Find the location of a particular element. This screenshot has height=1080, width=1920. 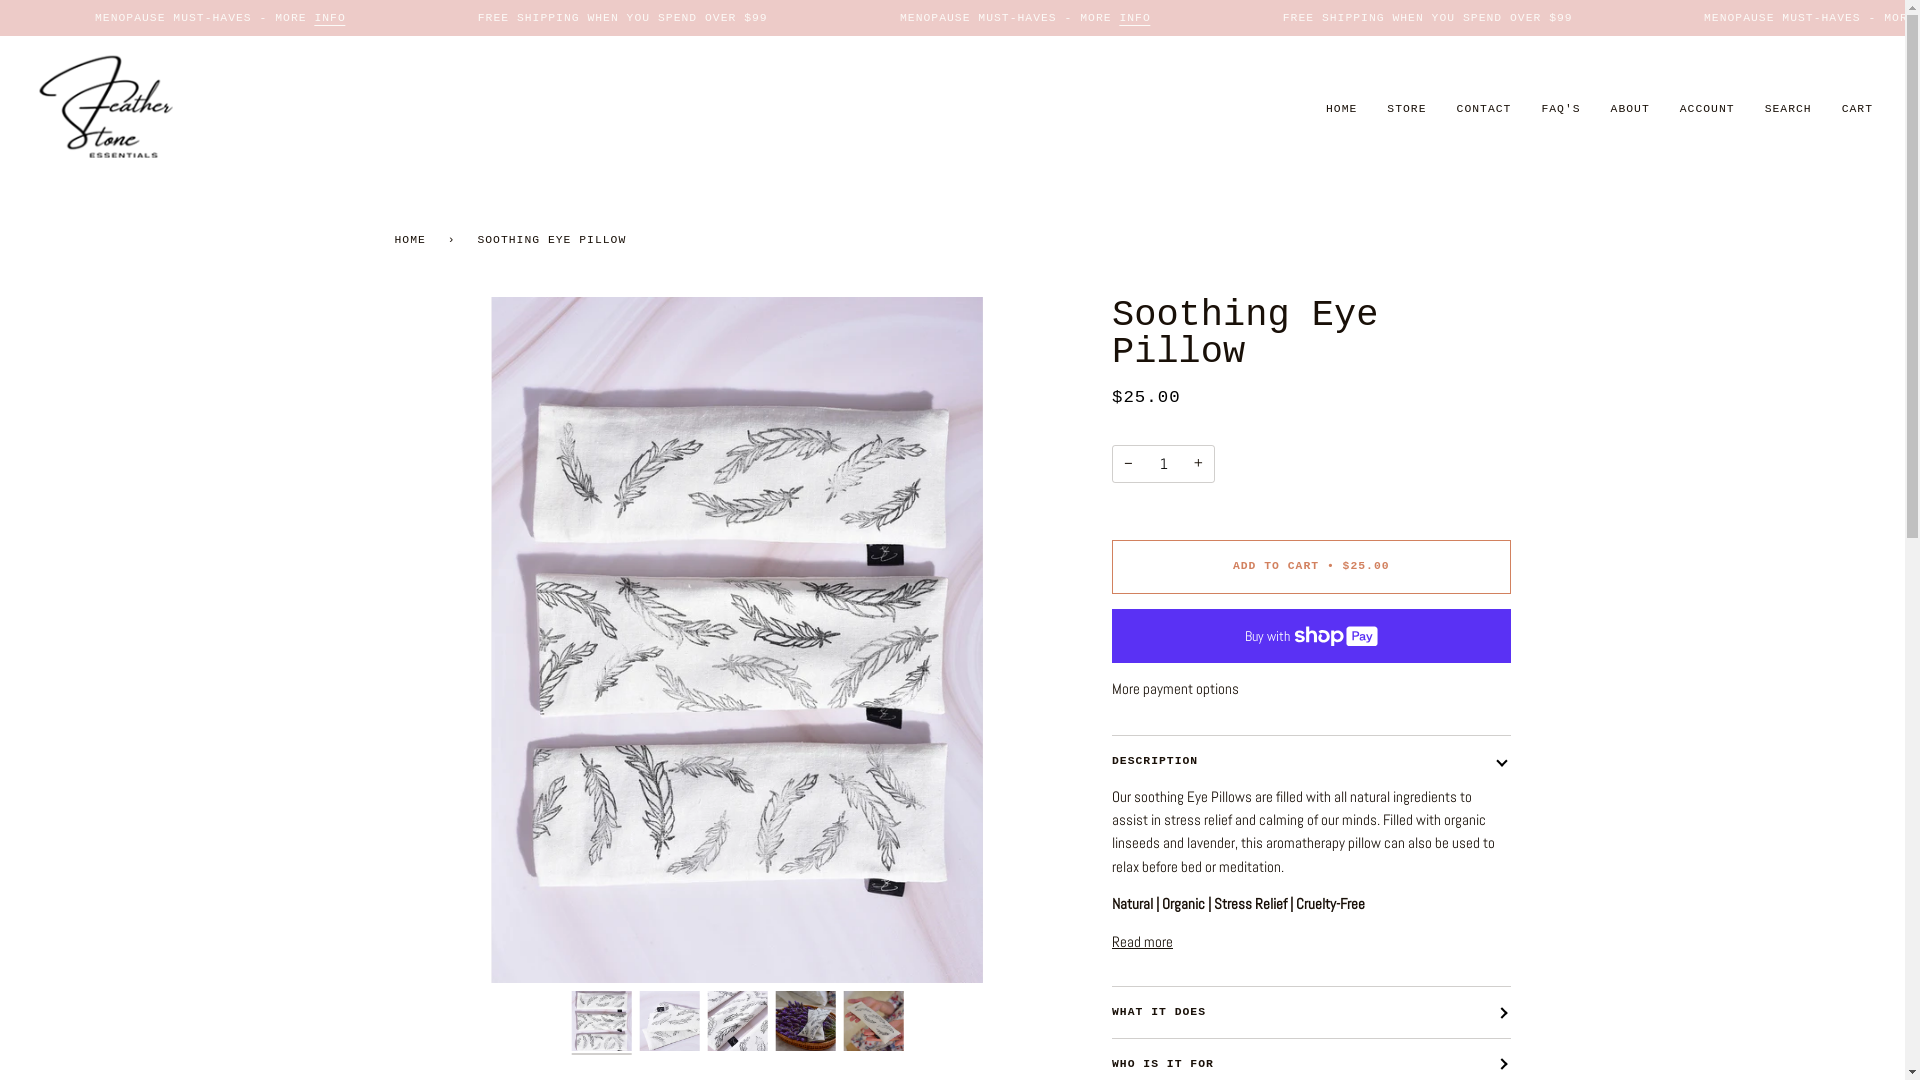

'DESCRIPTION' is located at coordinates (1311, 760).